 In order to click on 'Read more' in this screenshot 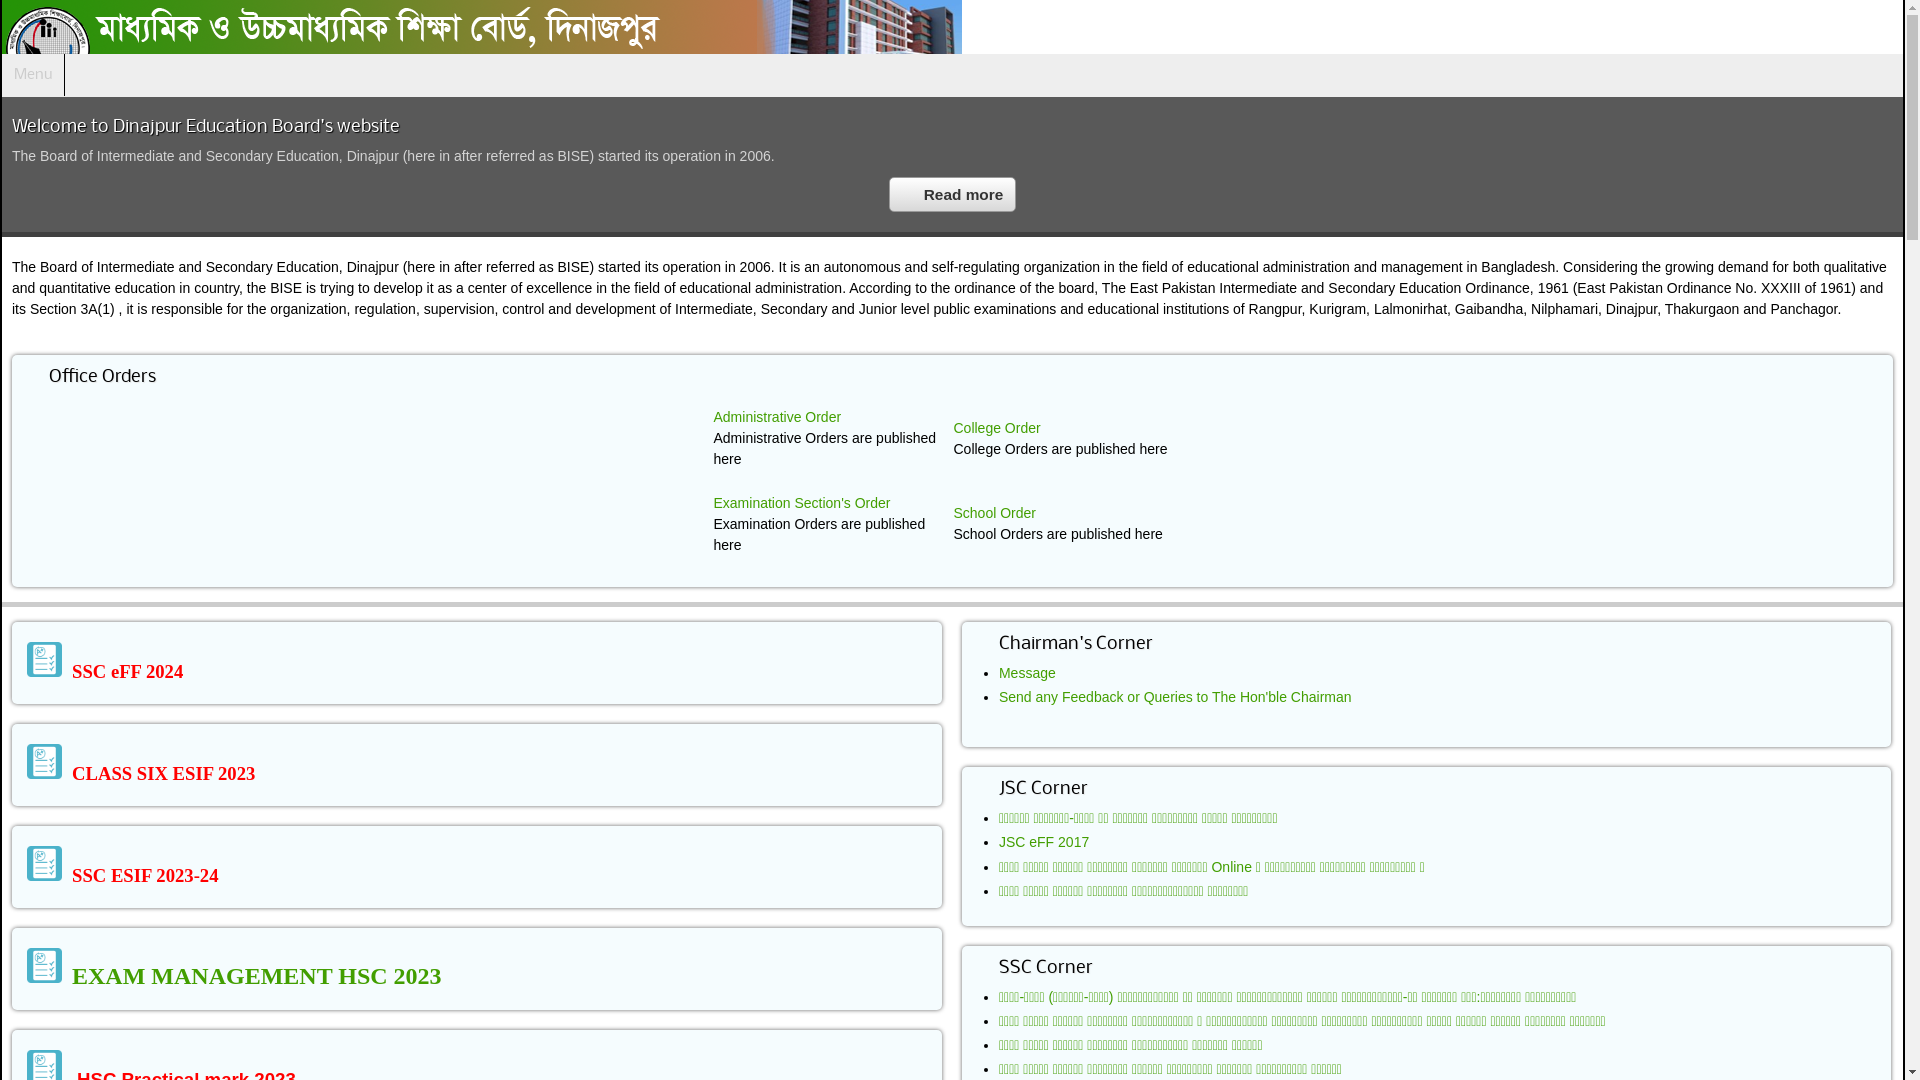, I will do `click(952, 194)`.